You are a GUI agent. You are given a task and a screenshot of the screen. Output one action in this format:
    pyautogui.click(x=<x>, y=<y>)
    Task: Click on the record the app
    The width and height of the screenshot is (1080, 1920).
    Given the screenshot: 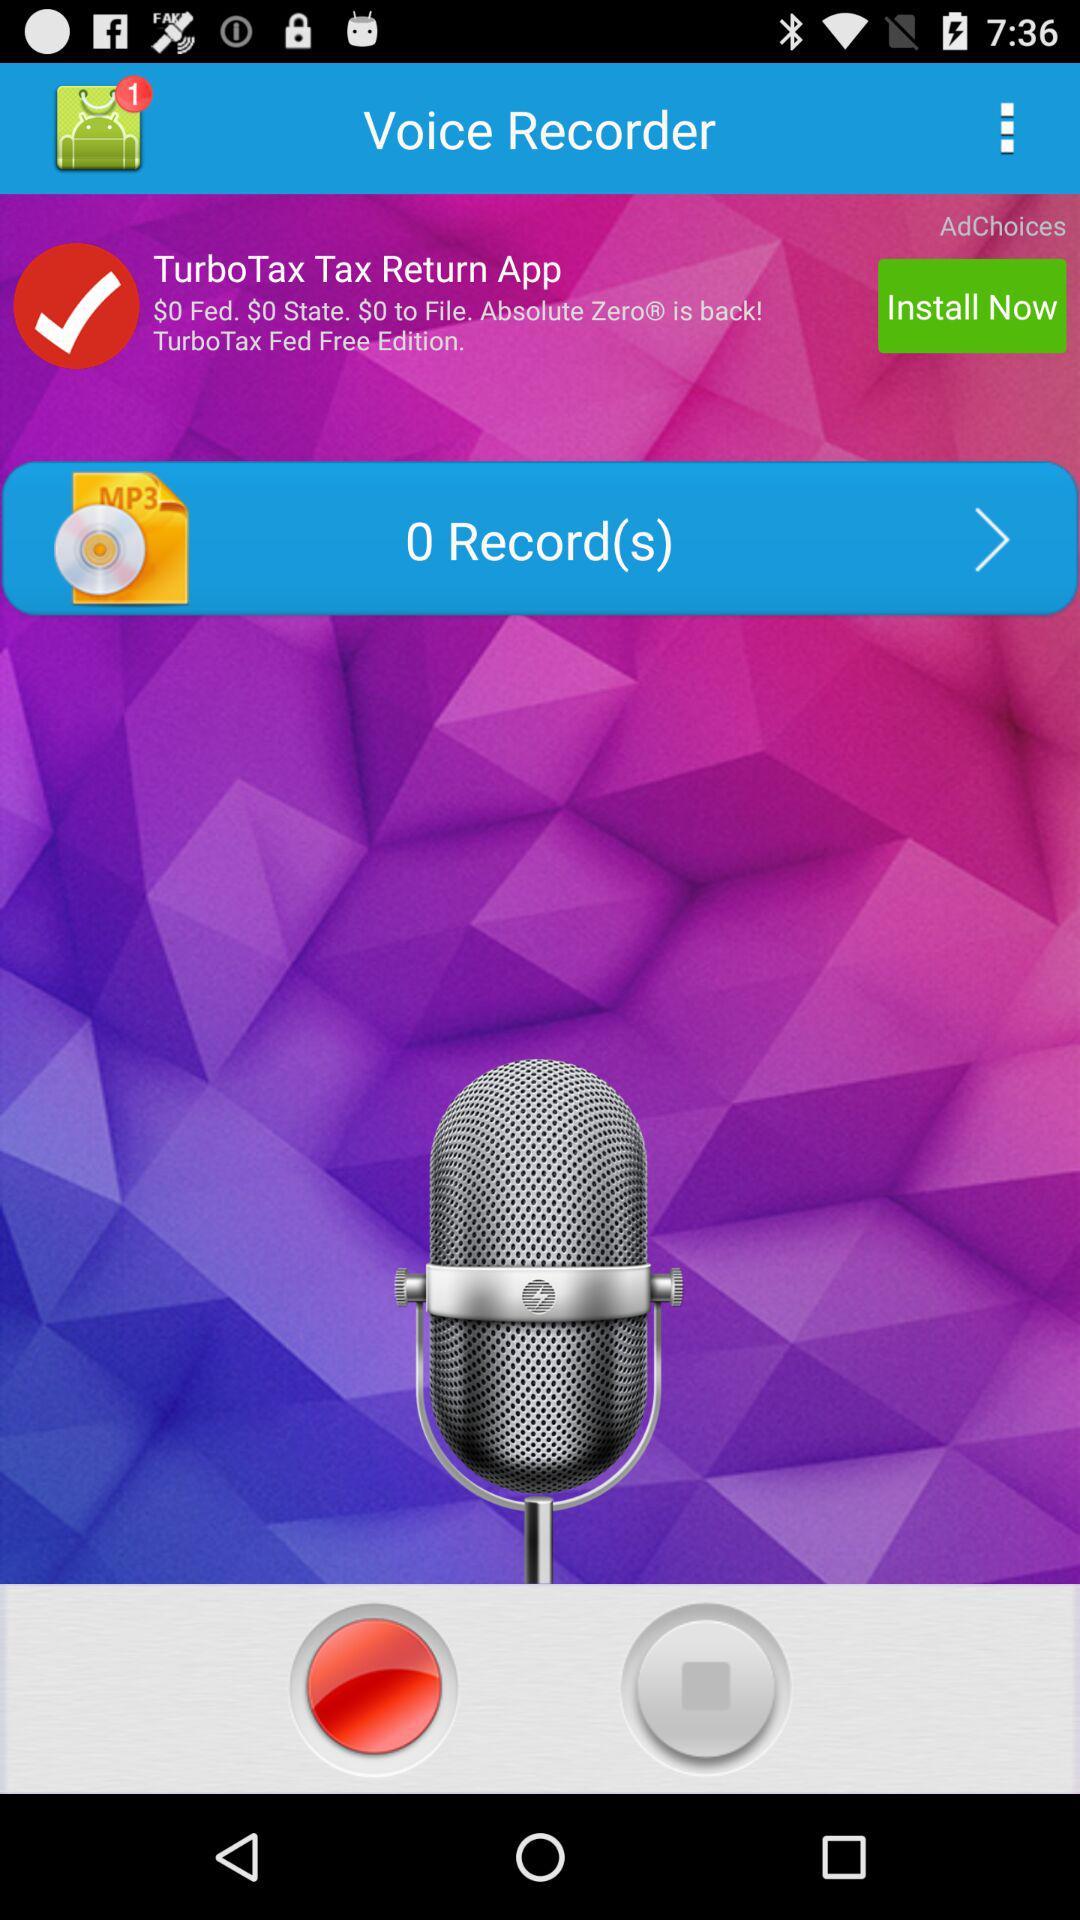 What is the action you would take?
    pyautogui.click(x=373, y=1688)
    